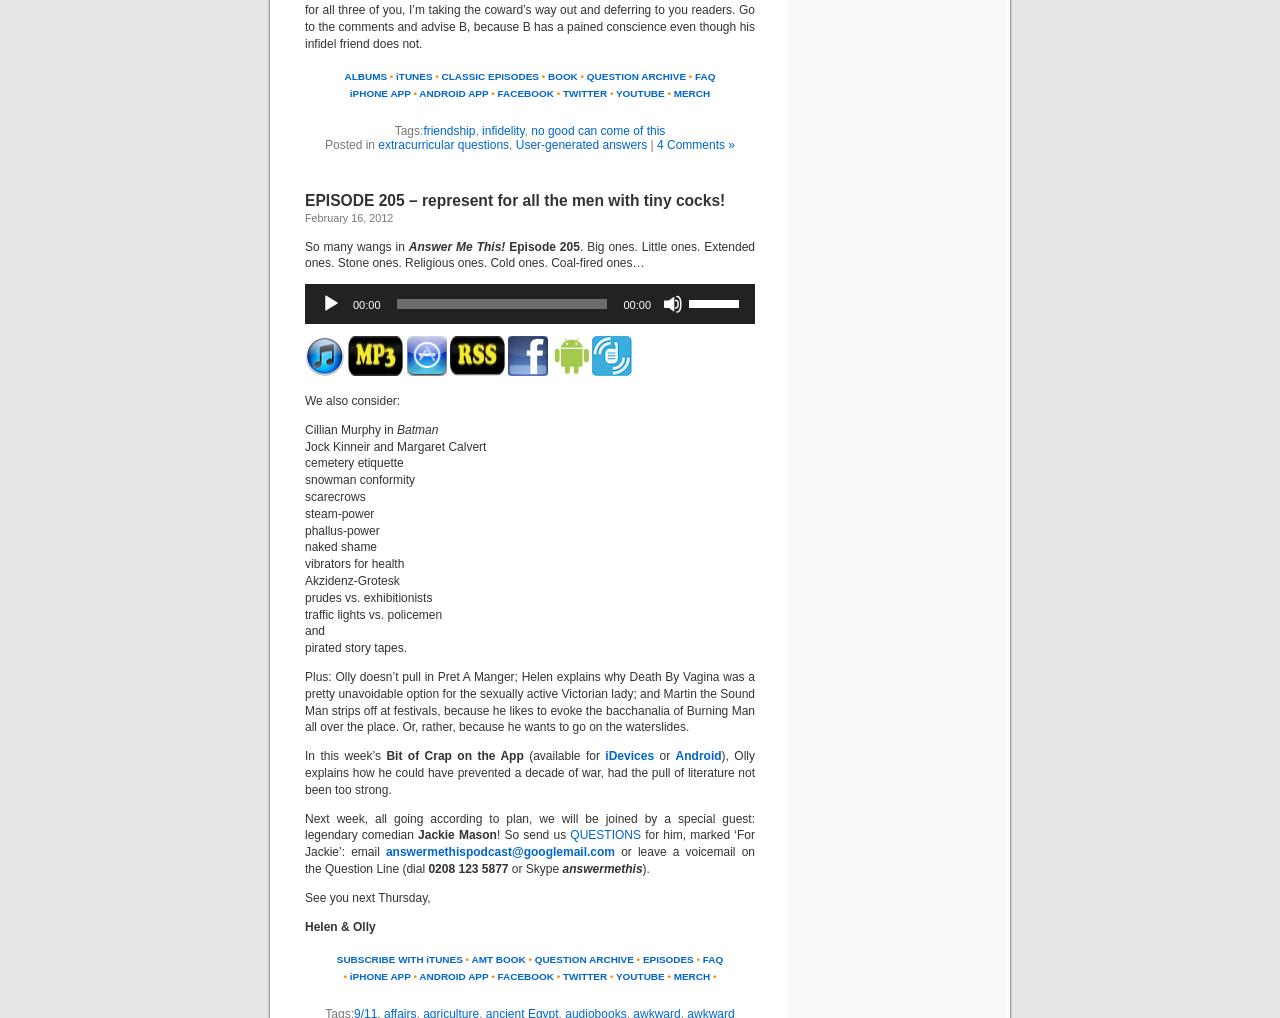 The image size is (1280, 1018). Describe the element at coordinates (600, 868) in the screenshot. I see `'answermethis'` at that location.